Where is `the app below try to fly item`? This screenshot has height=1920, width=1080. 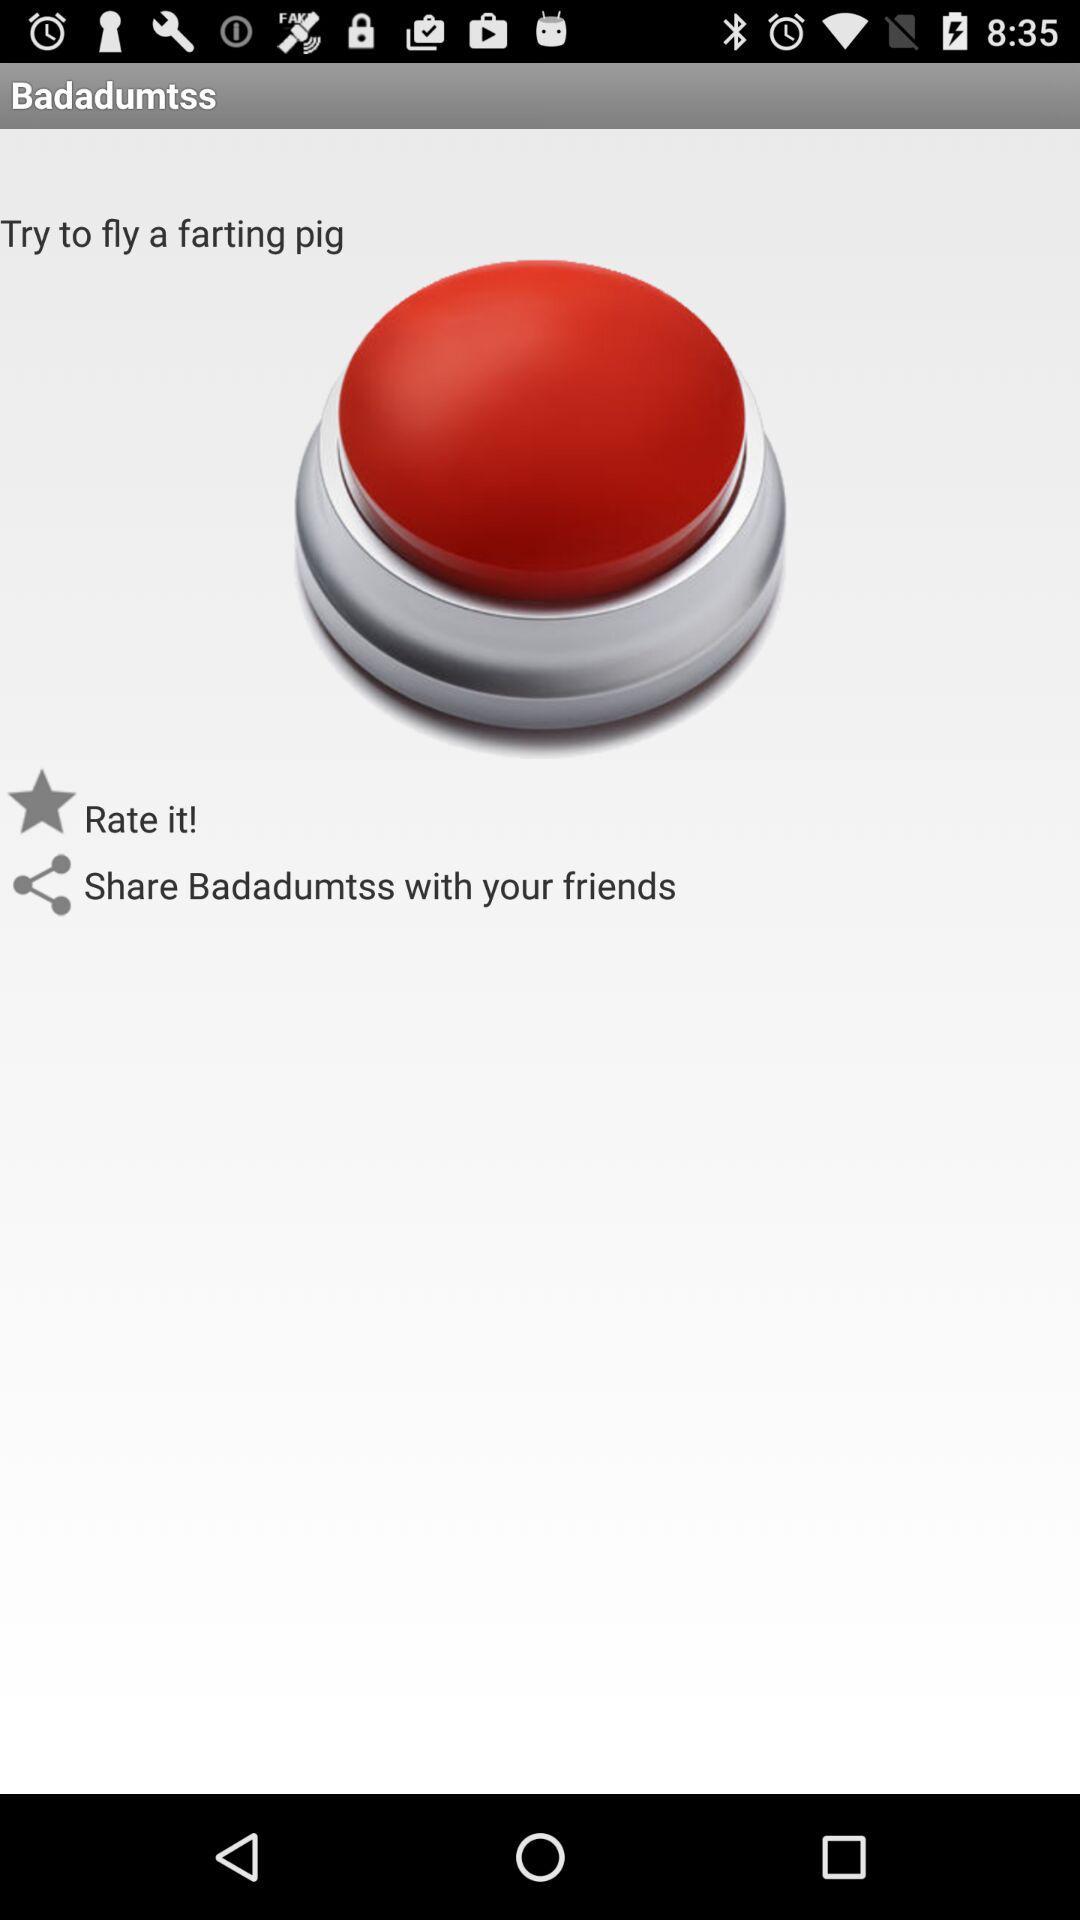 the app below try to fly item is located at coordinates (140, 818).